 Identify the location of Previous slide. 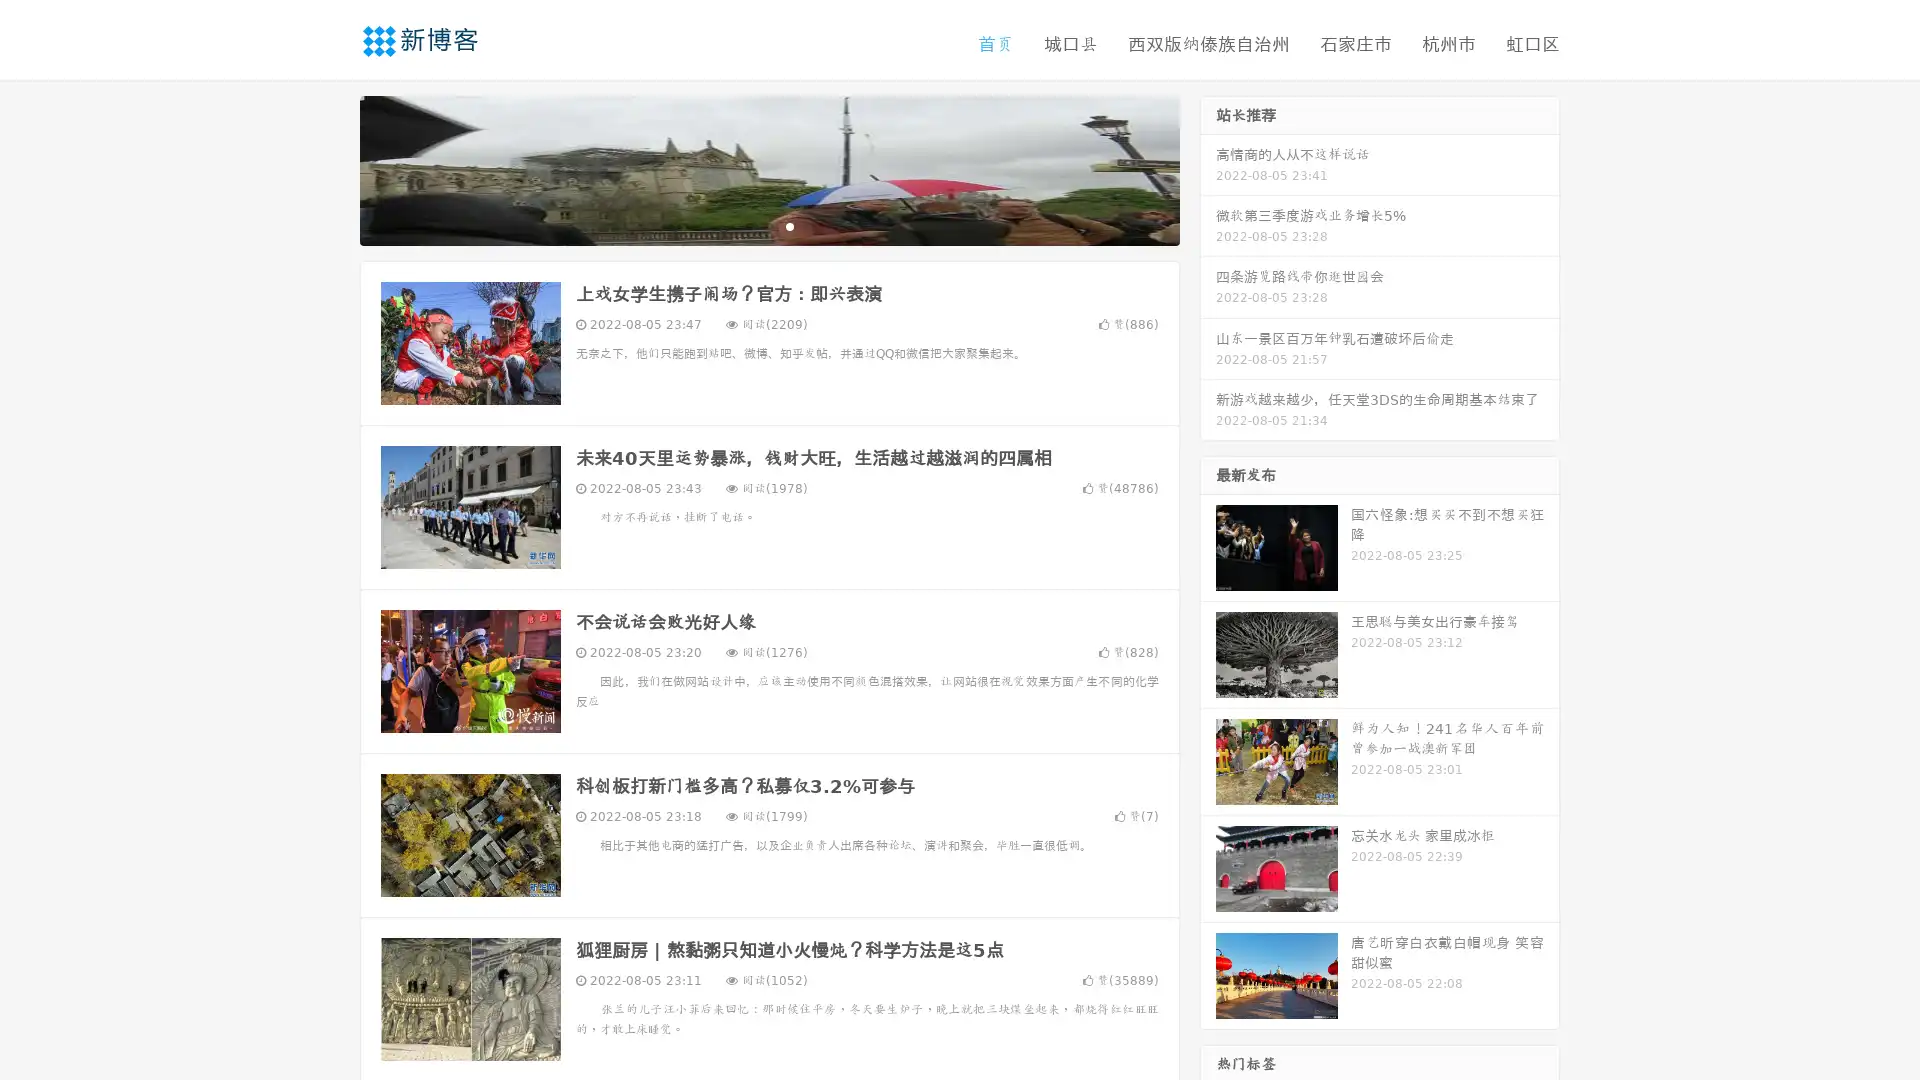
(330, 168).